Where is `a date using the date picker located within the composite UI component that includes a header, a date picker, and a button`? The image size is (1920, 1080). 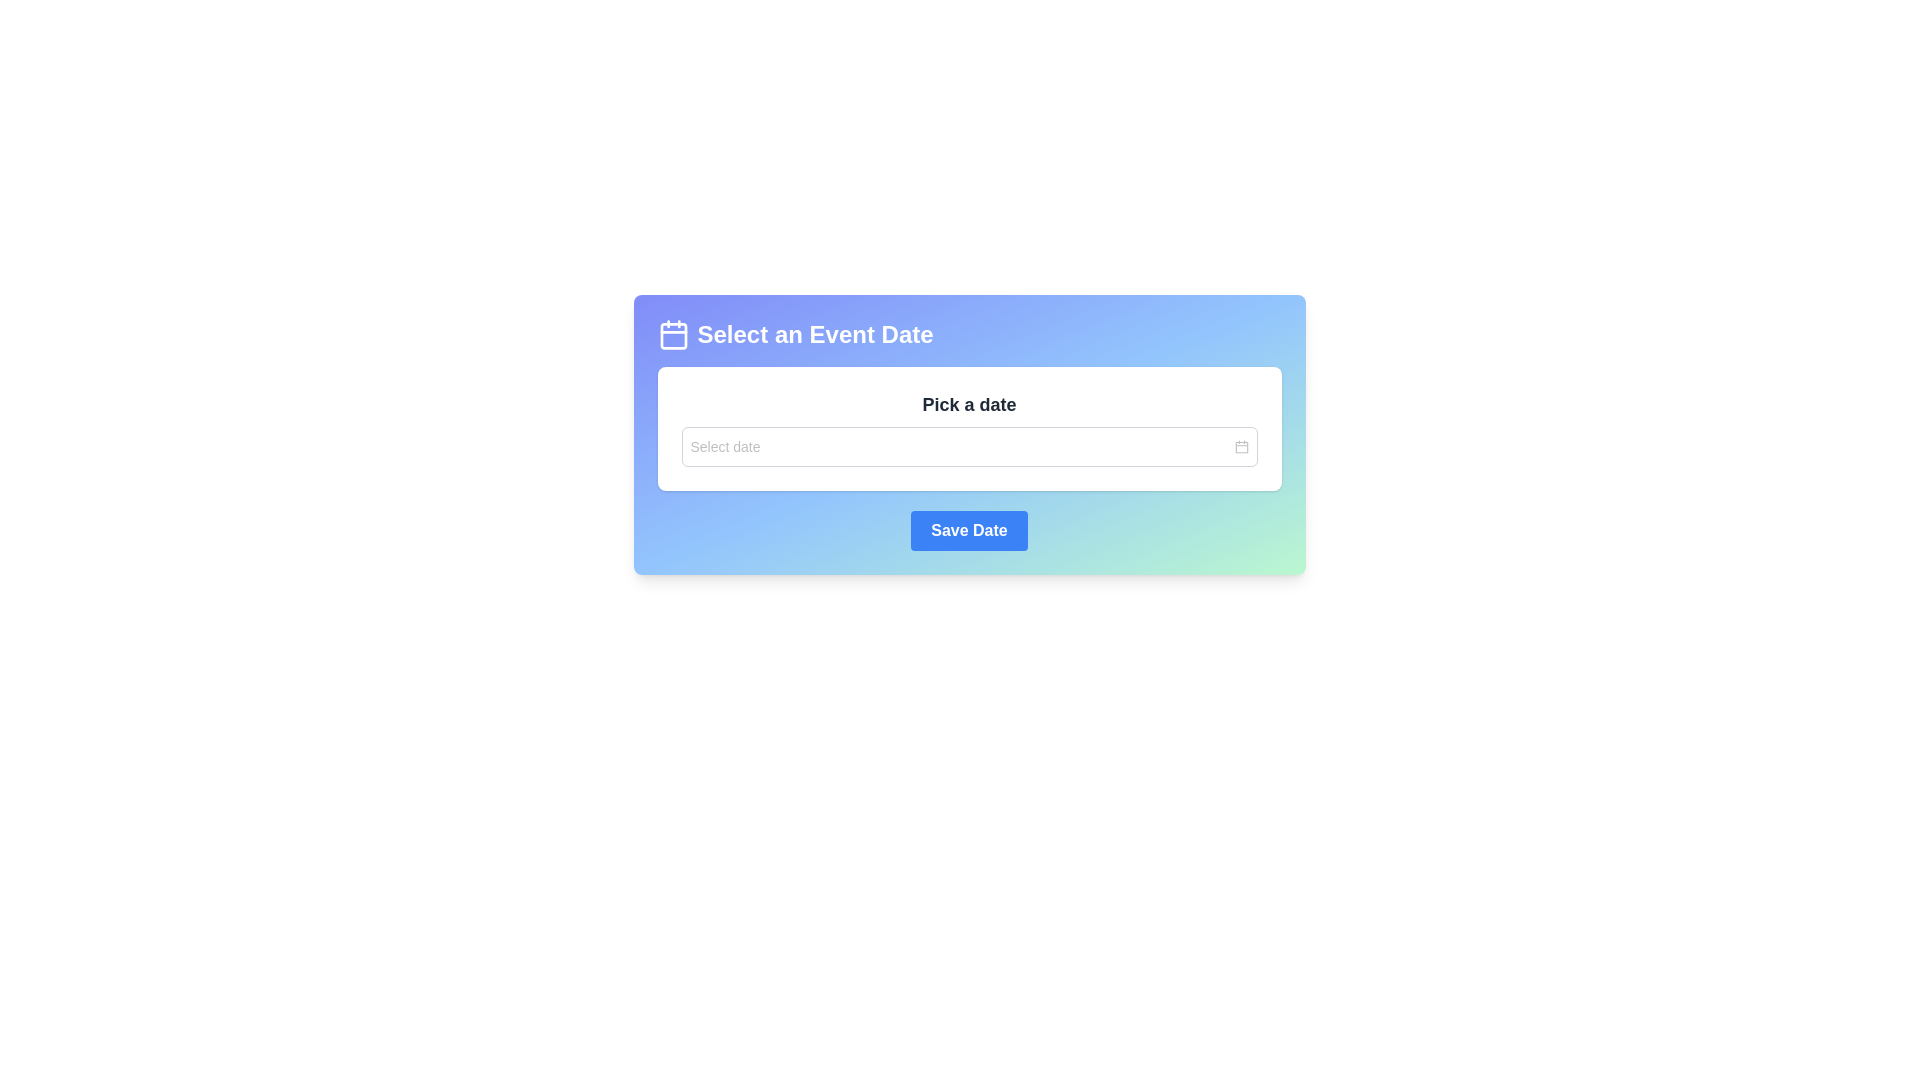
a date using the date picker located within the composite UI component that includes a header, a date picker, and a button is located at coordinates (969, 434).